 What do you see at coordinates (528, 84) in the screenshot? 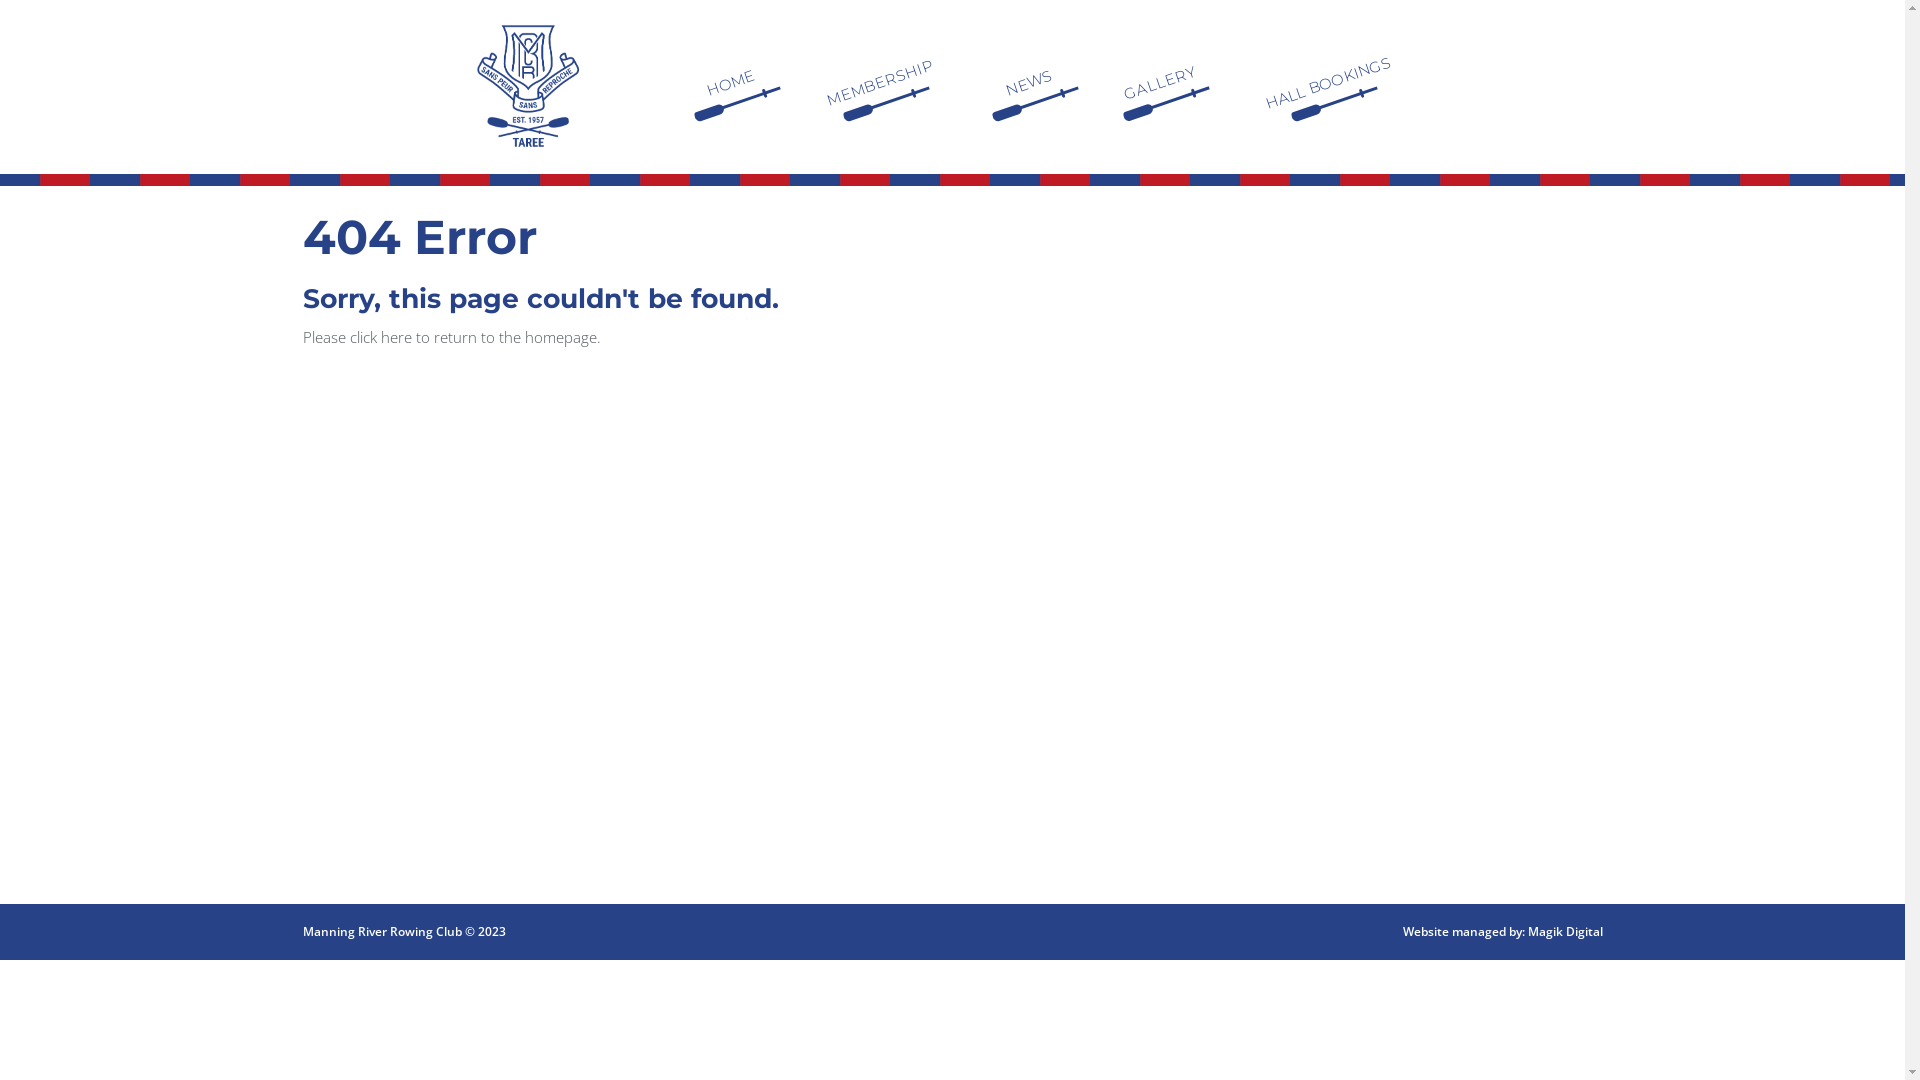
I see `'Manning River Rowing Club'` at bounding box center [528, 84].